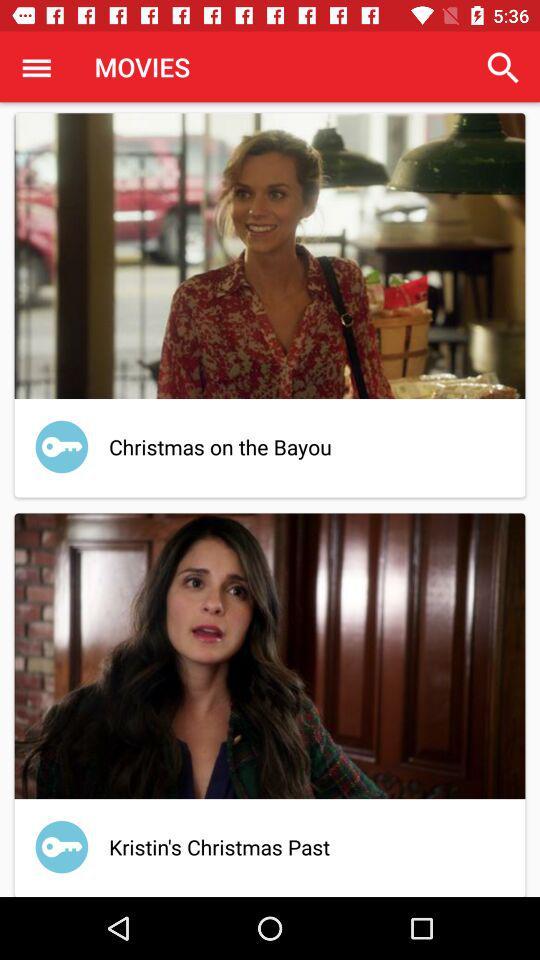  Describe the element at coordinates (270, 702) in the screenshot. I see `kristins christmas past which is at bottom of the page` at that location.